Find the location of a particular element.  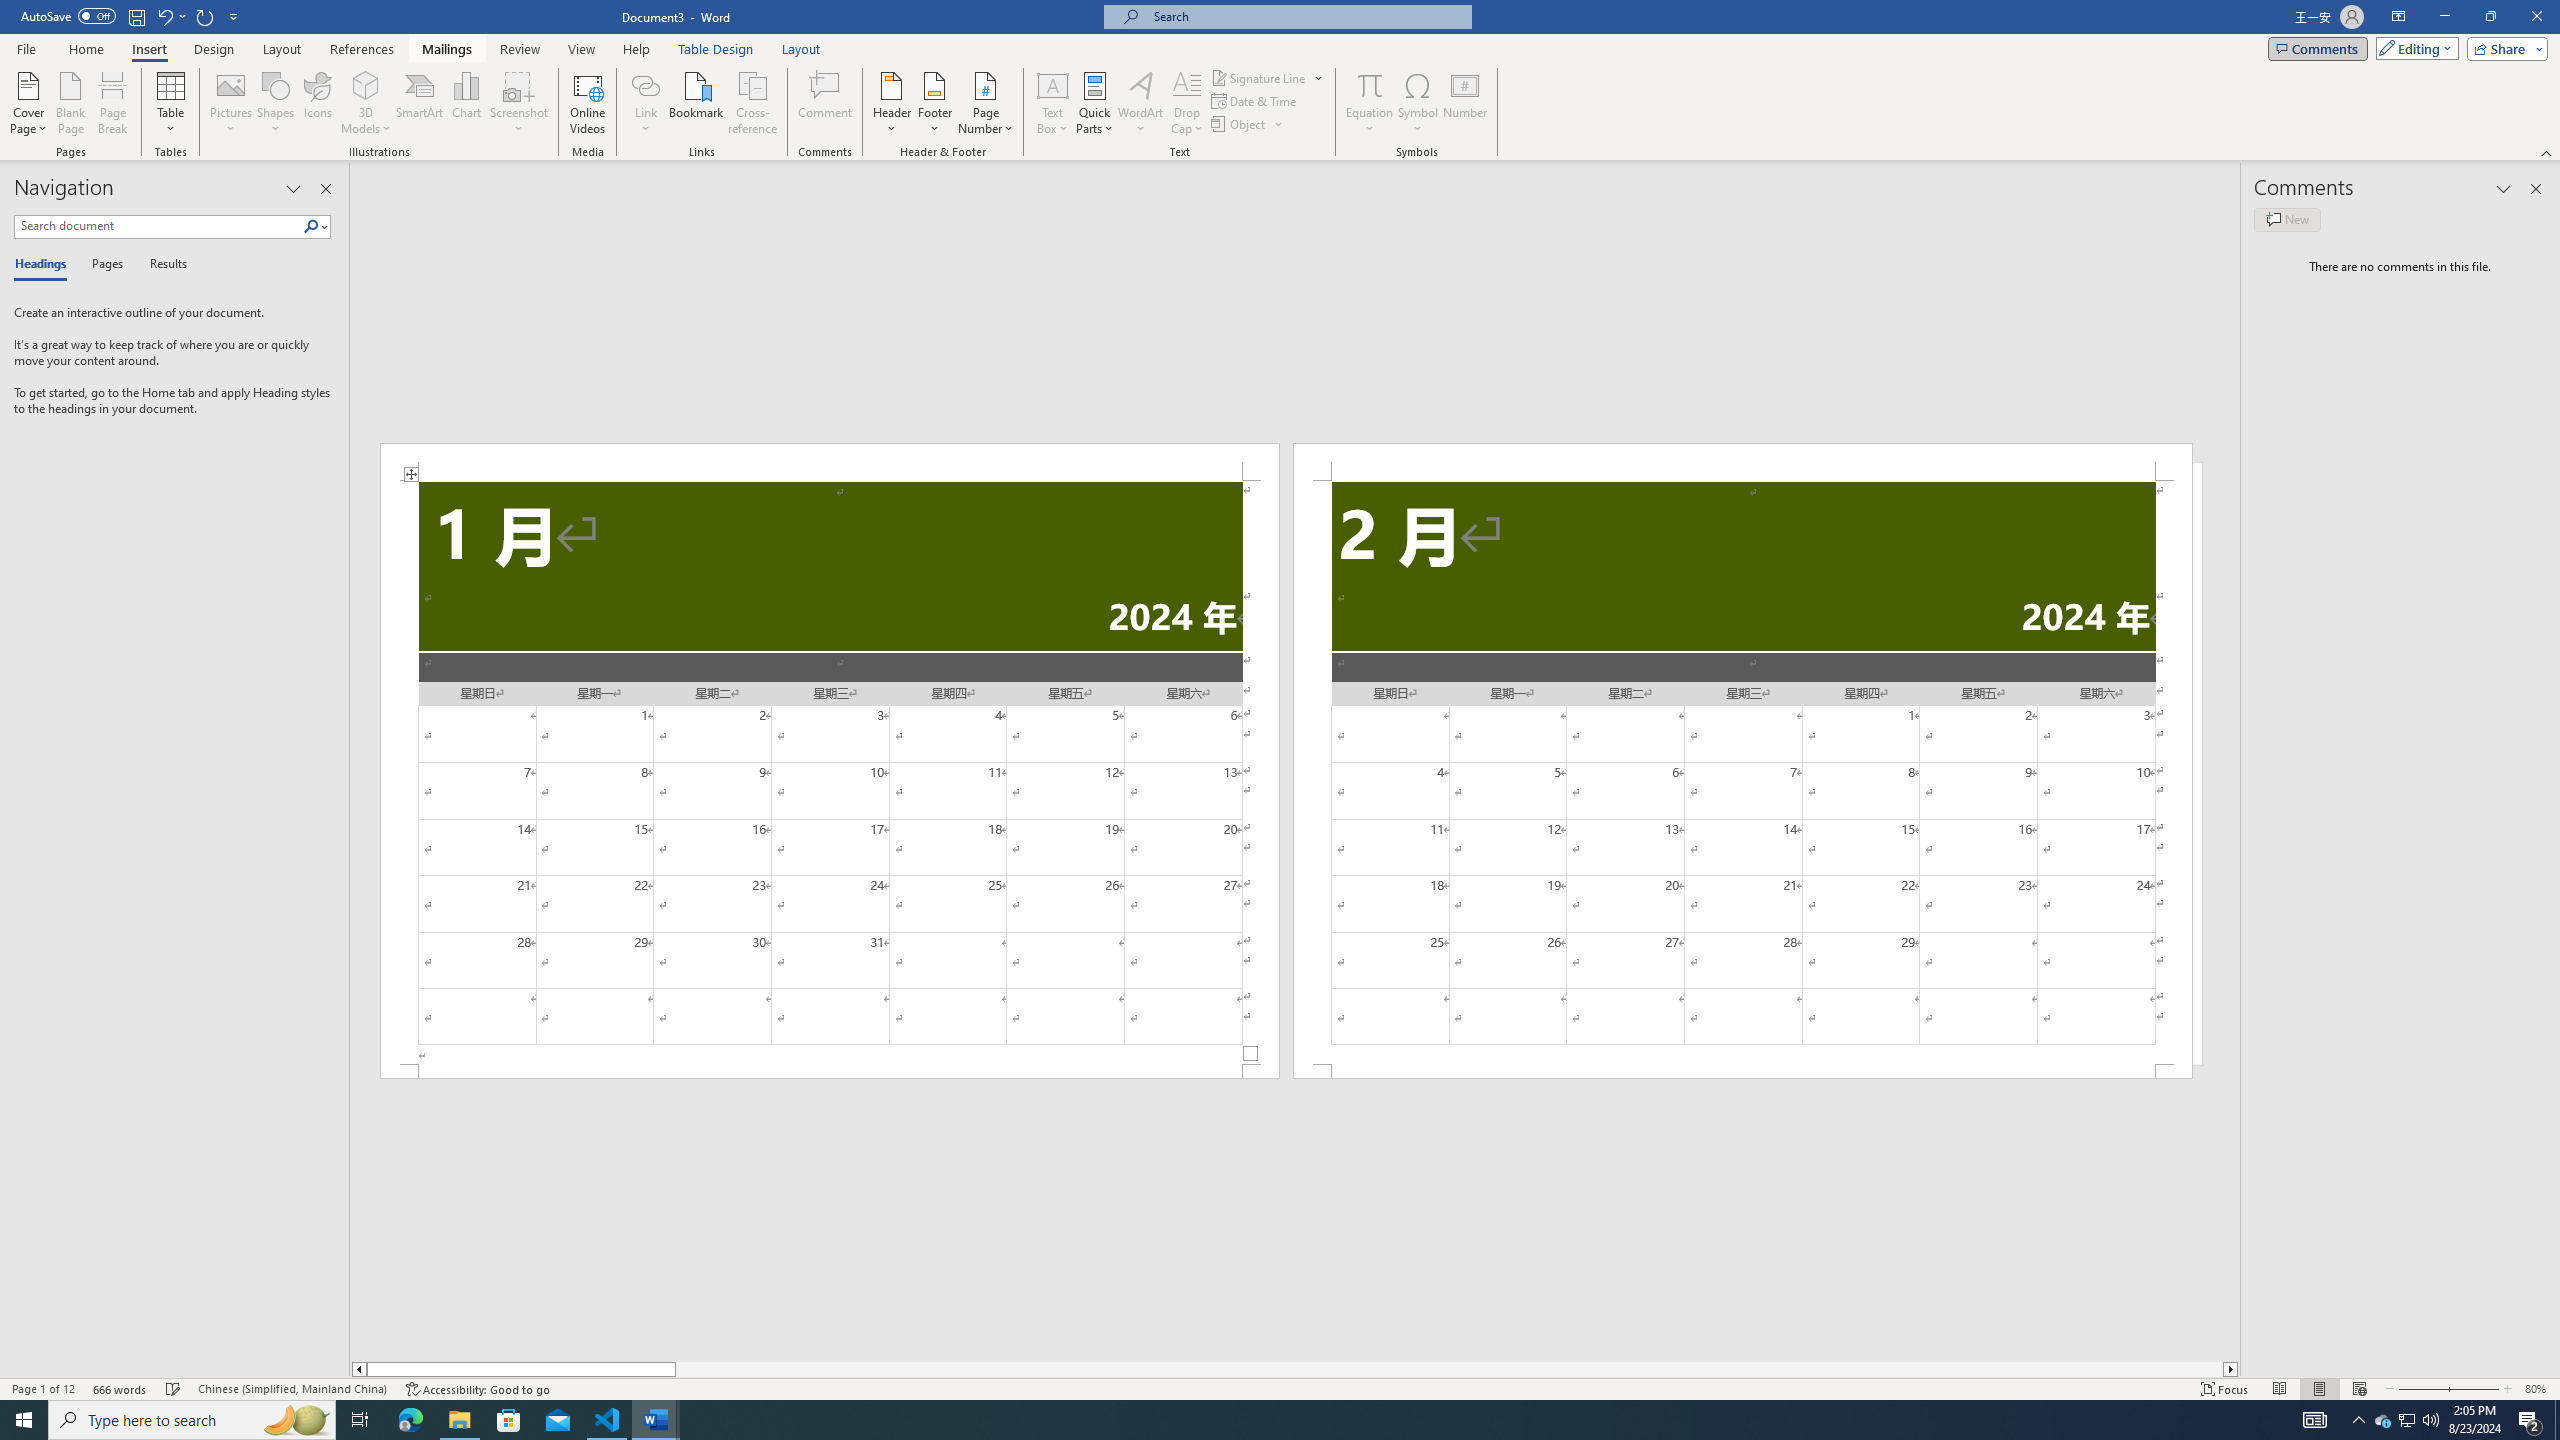

'Bookmark...' is located at coordinates (697, 103).